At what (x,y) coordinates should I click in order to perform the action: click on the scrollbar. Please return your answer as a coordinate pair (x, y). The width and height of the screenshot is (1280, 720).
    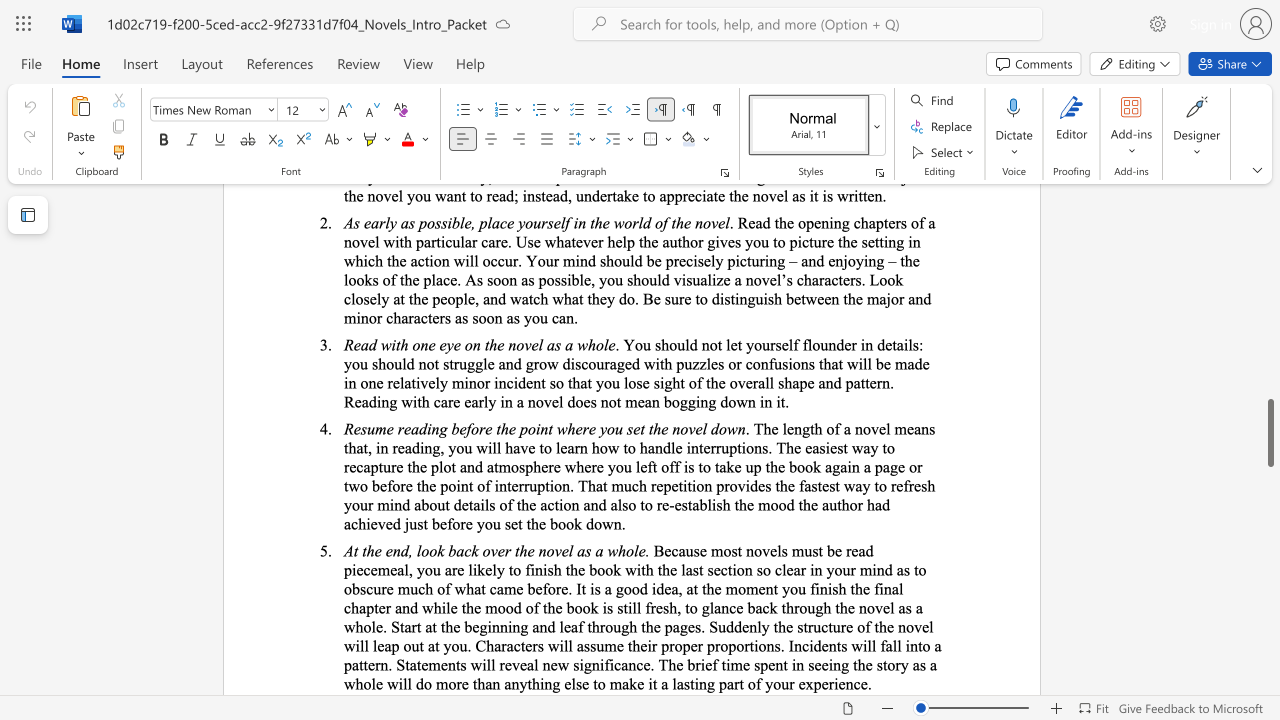
    Looking at the image, I should click on (1269, 570).